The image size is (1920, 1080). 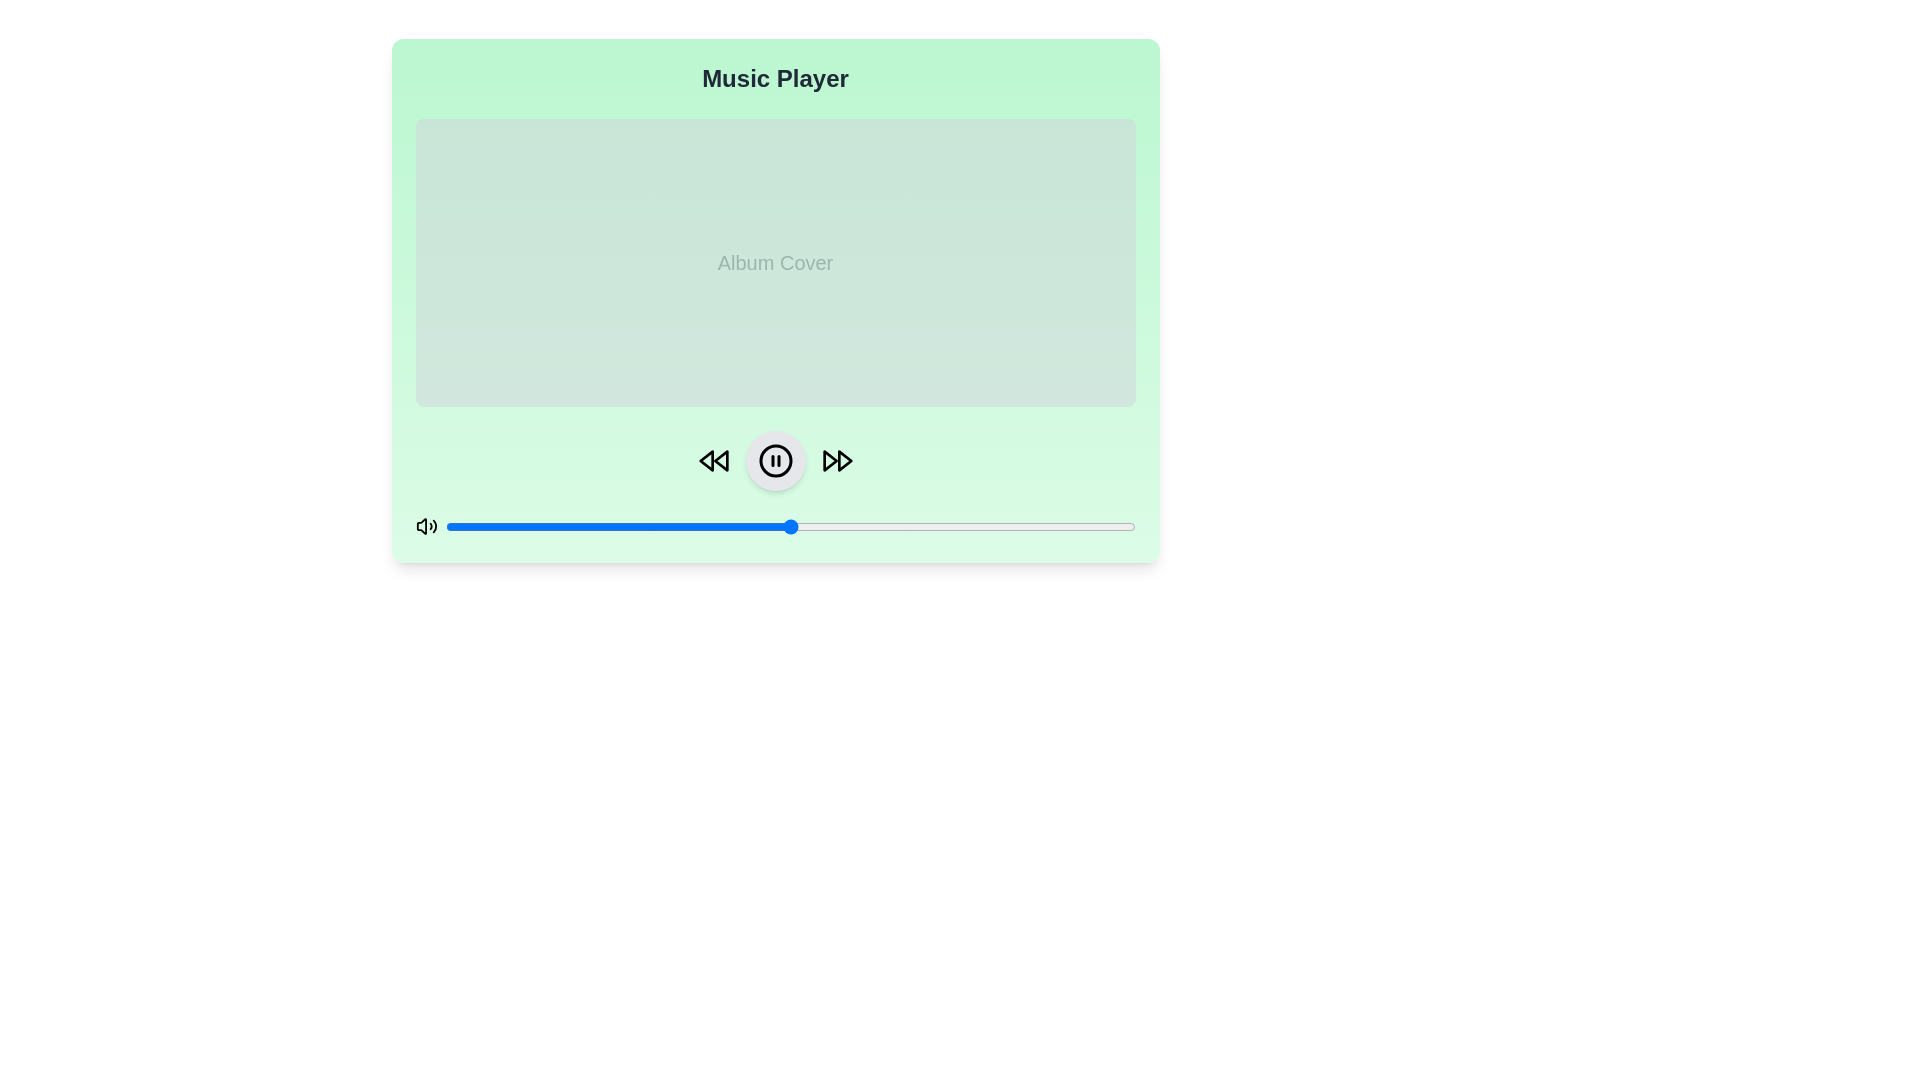 What do you see at coordinates (825, 526) in the screenshot?
I see `the slider position` at bounding box center [825, 526].